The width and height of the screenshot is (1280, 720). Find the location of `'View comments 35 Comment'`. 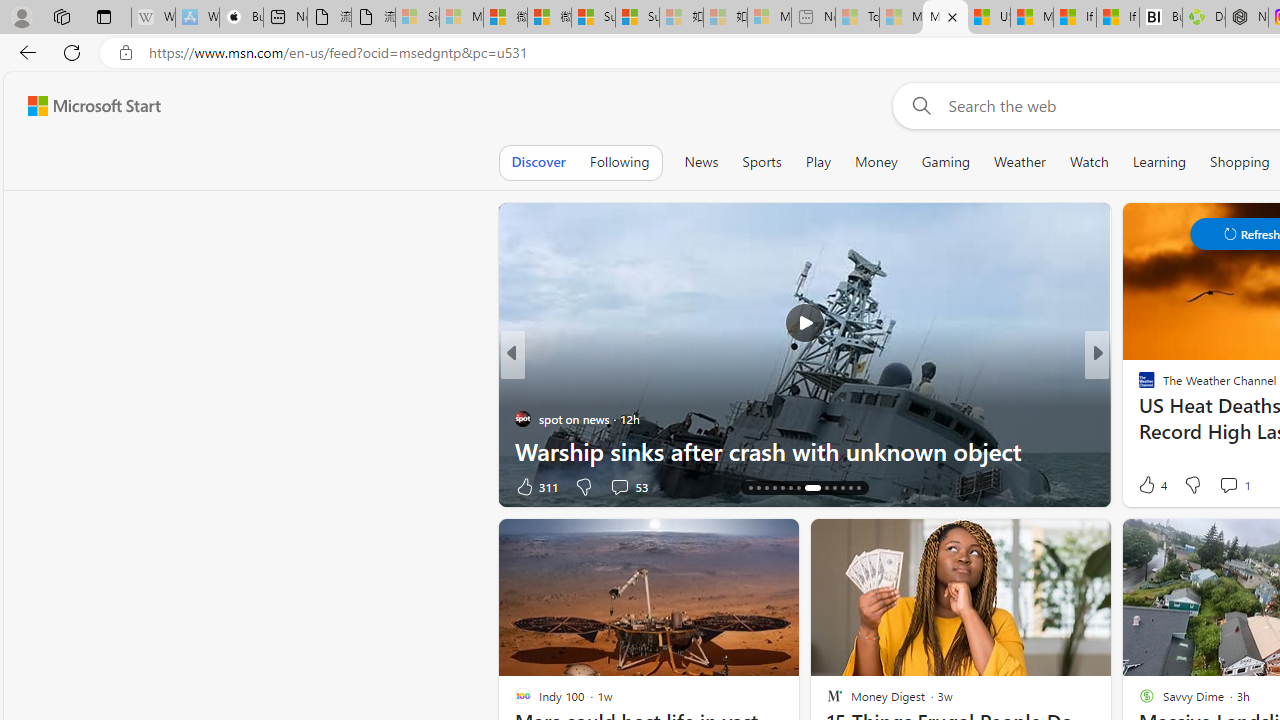

'View comments 35 Comment' is located at coordinates (1234, 486).